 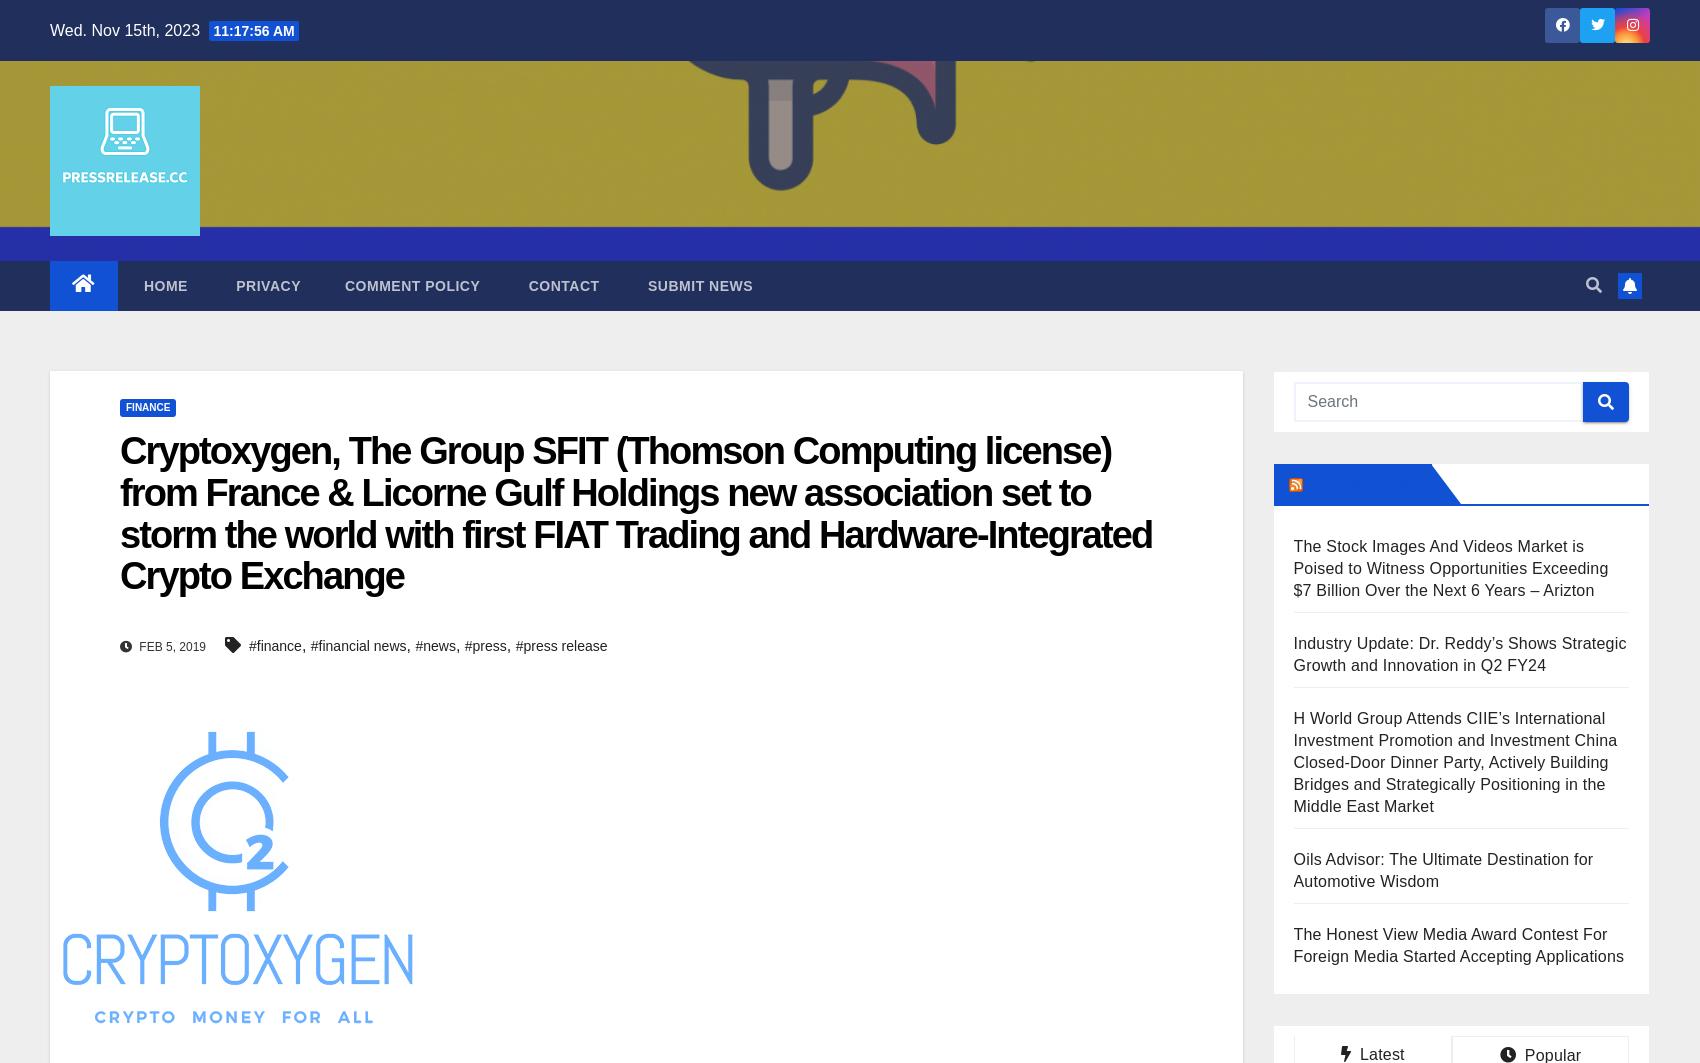 What do you see at coordinates (170, 644) in the screenshot?
I see `'Feb 5, 2019'` at bounding box center [170, 644].